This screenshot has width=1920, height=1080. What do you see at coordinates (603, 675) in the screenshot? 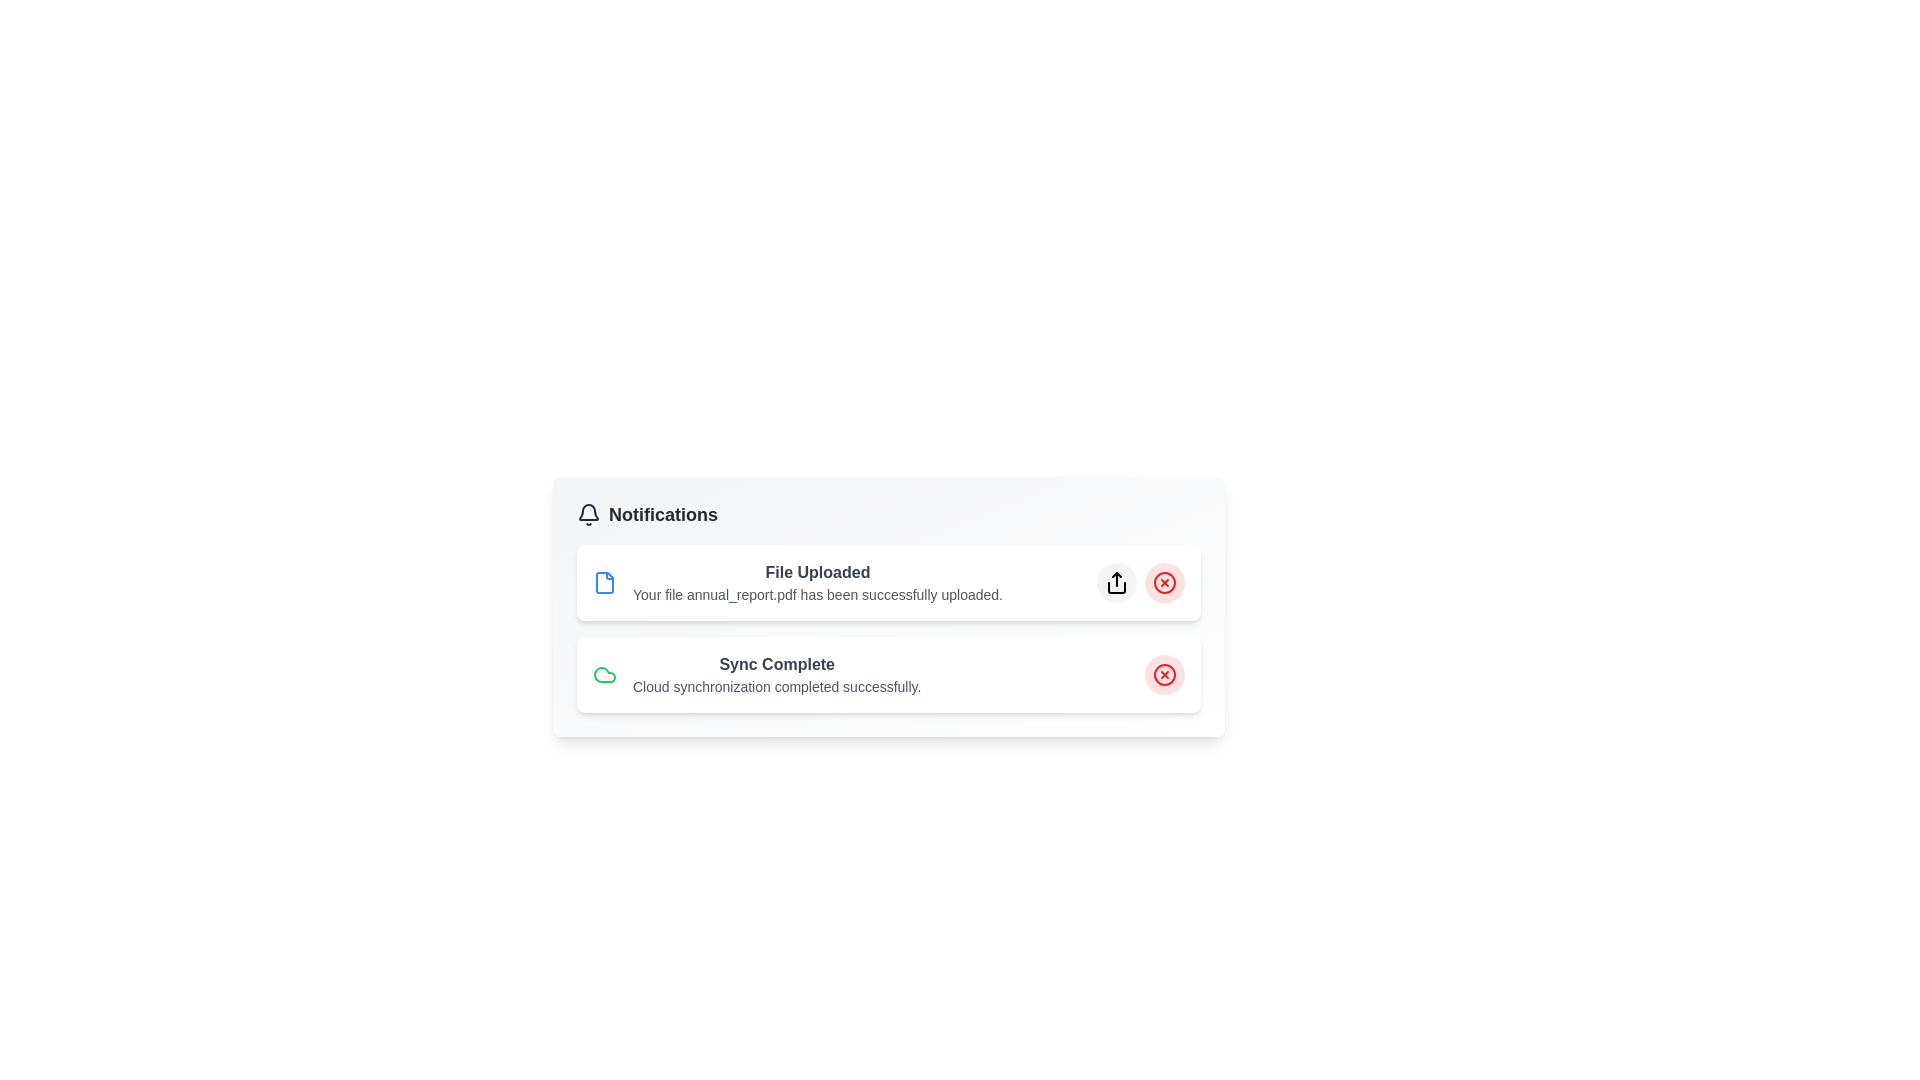
I see `the cloud synchronization completion icon located in the top-left corner of the 'Sync Complete' notification` at bounding box center [603, 675].